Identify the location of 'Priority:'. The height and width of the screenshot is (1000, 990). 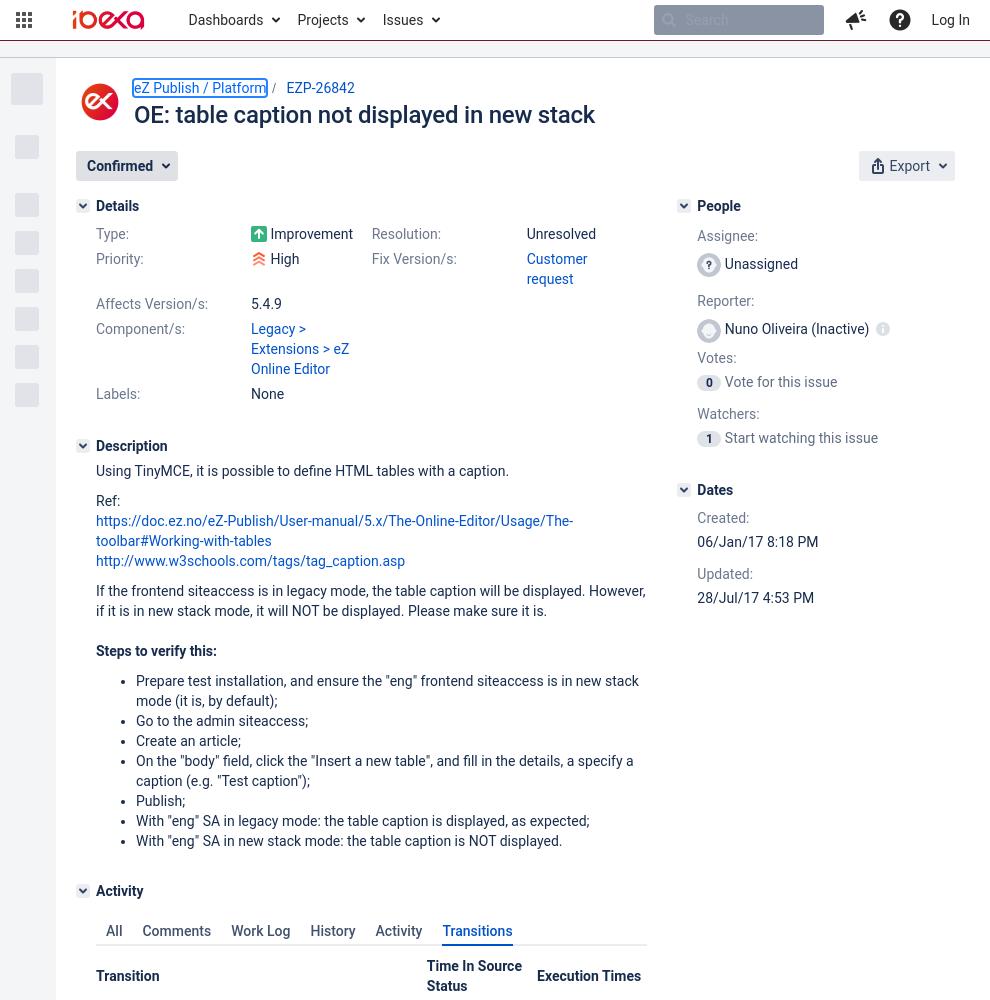
(118, 259).